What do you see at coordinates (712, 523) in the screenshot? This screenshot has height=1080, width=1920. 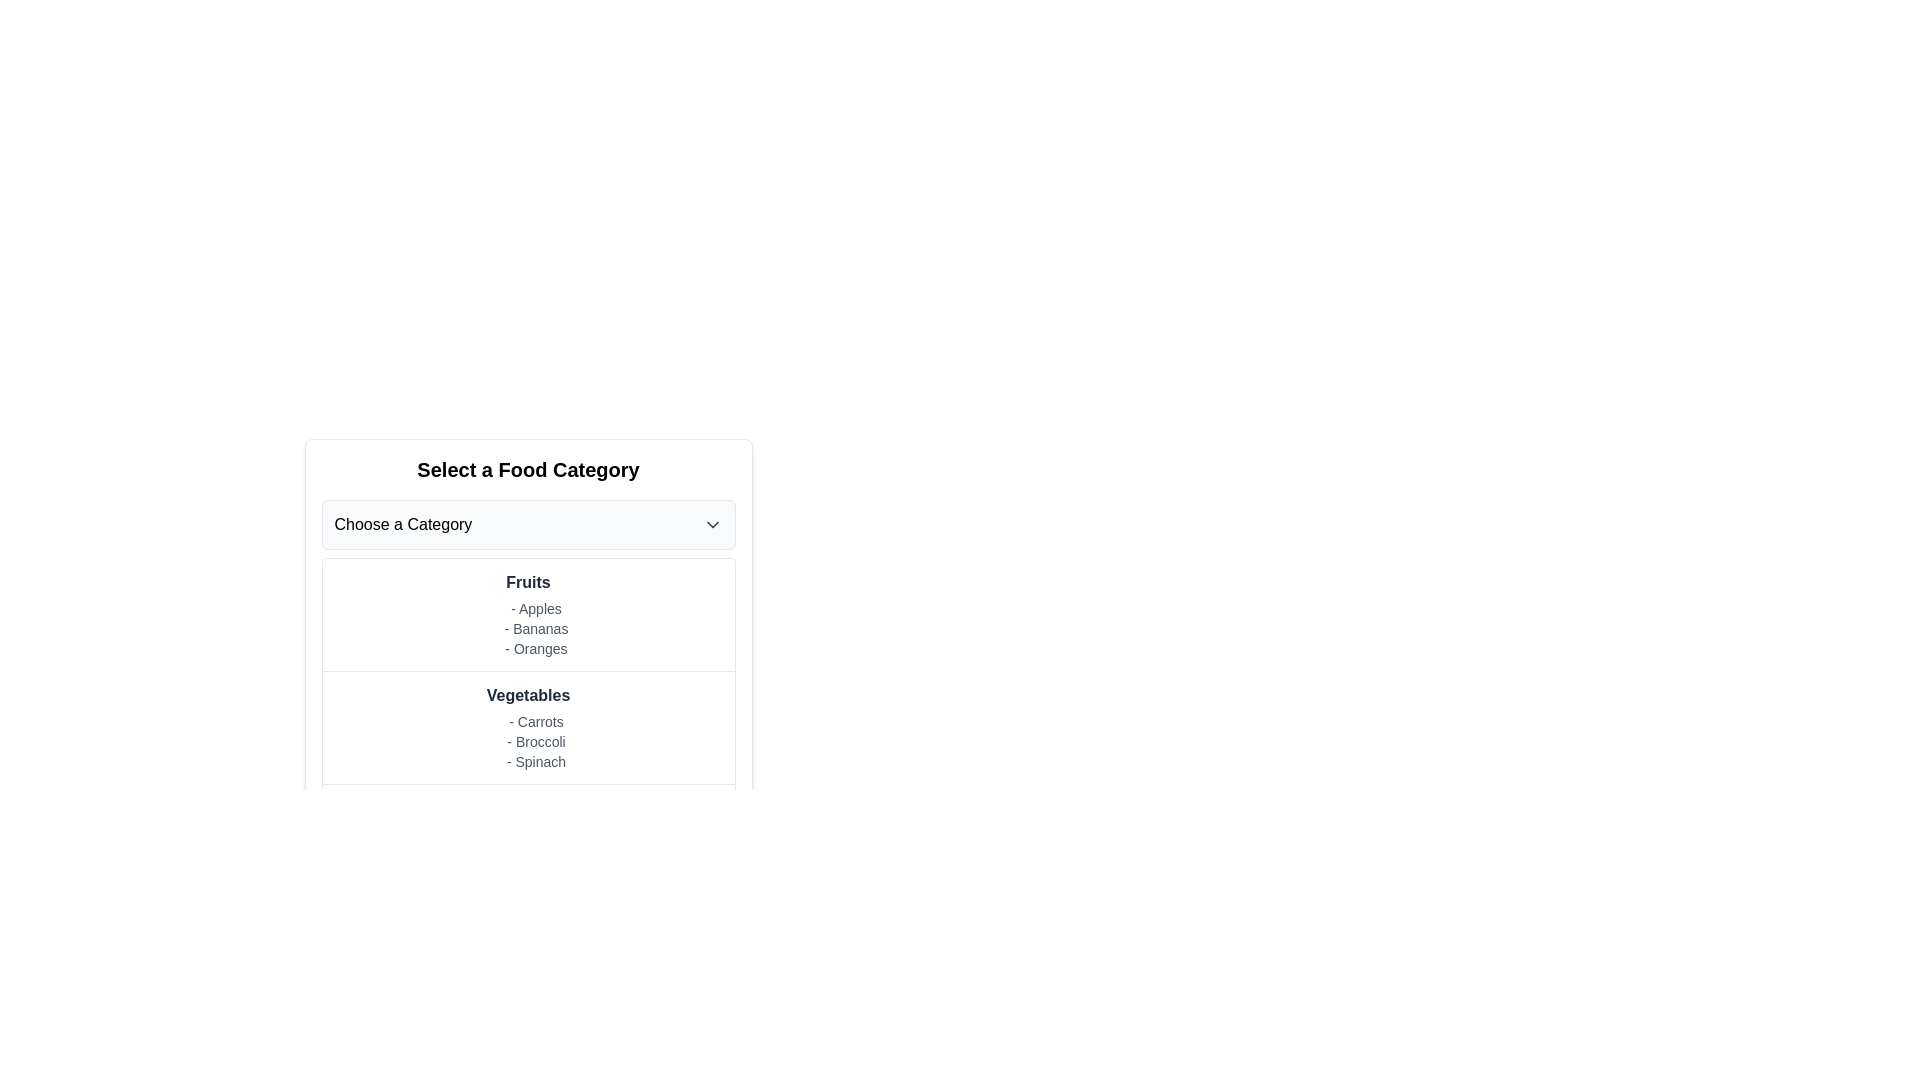 I see `the chevron icon located at the top-right of the 'Choose a Category' box` at bounding box center [712, 523].